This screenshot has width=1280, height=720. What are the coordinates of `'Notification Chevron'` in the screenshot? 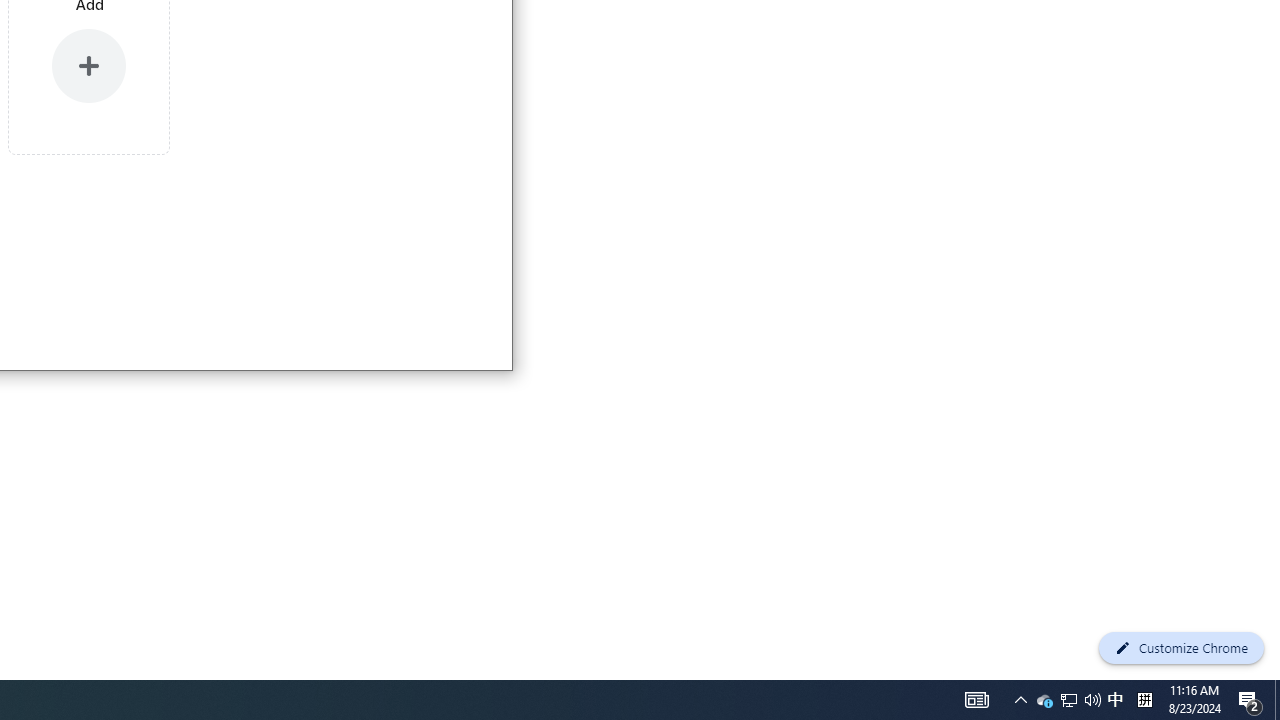 It's located at (977, 698).